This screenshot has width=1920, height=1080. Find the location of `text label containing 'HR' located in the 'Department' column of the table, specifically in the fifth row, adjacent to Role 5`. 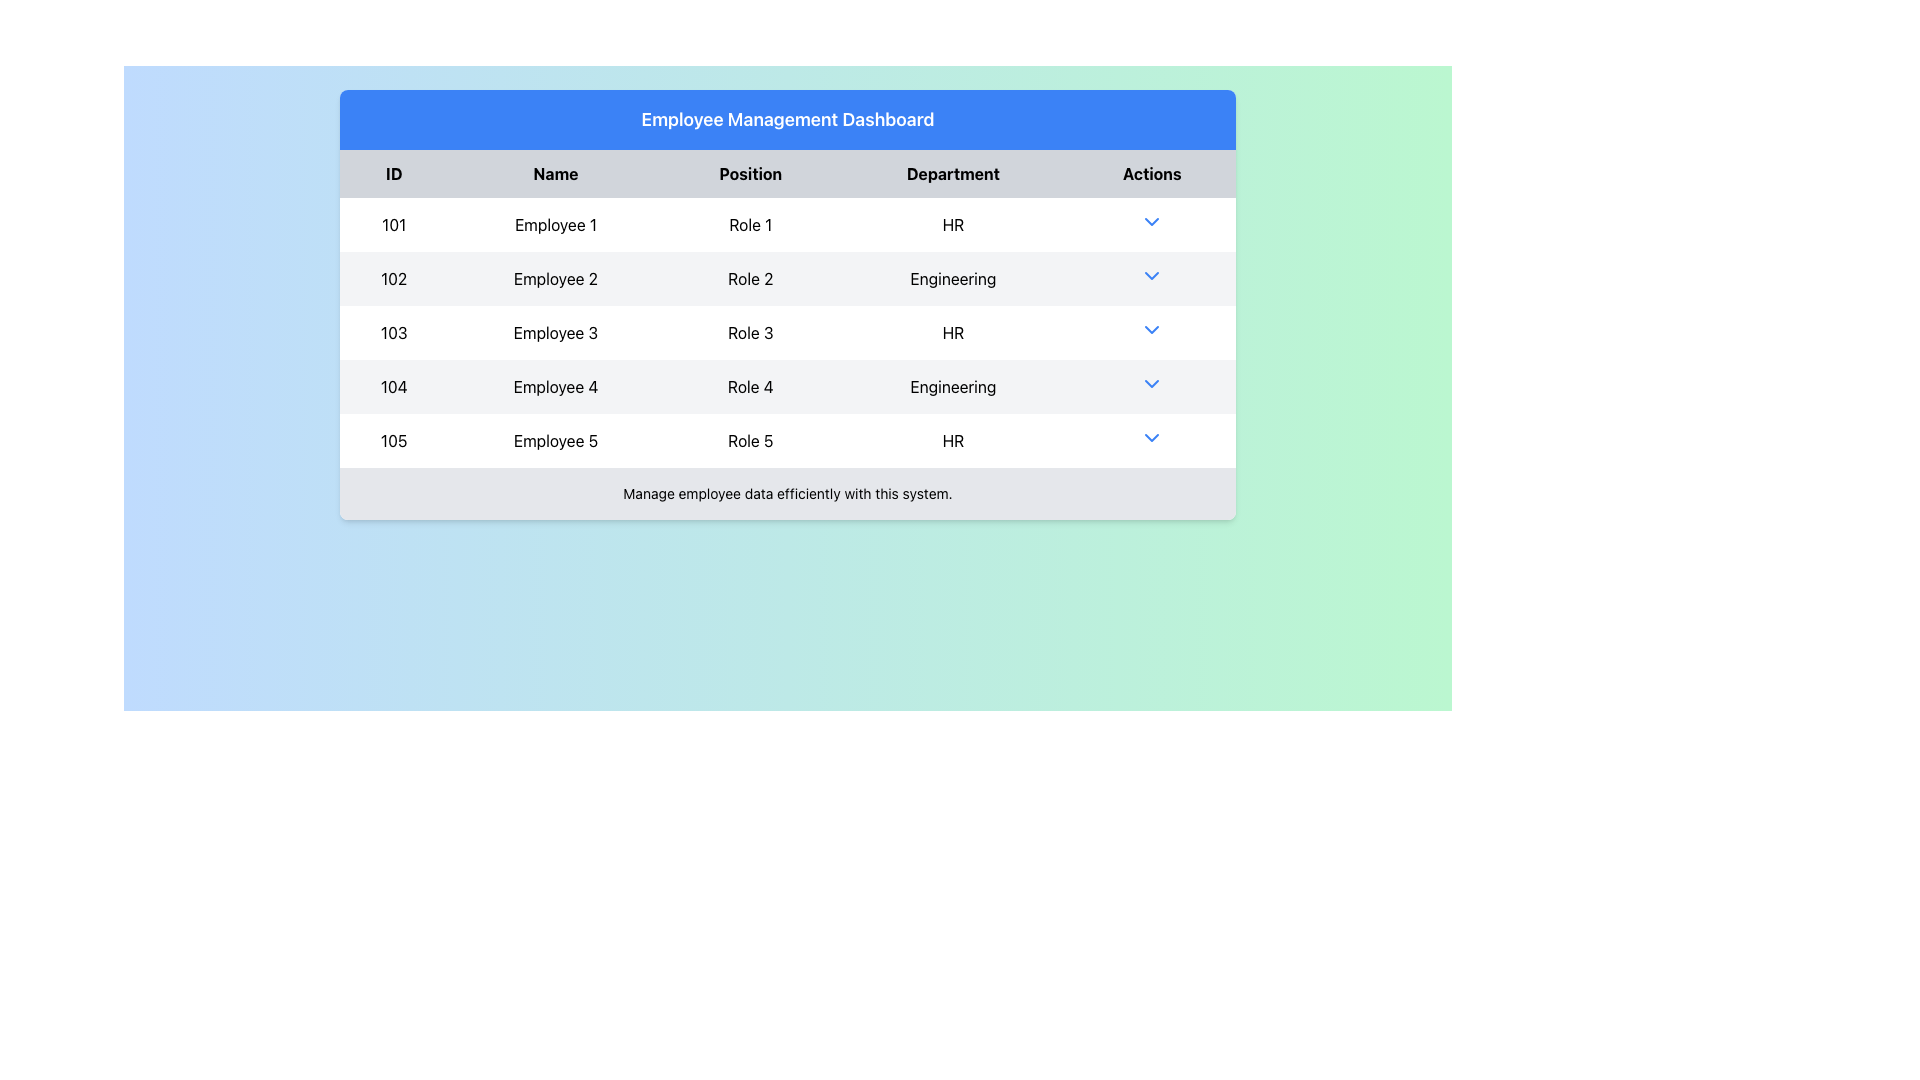

text label containing 'HR' located in the 'Department' column of the table, specifically in the fifth row, adjacent to Role 5 is located at coordinates (952, 439).